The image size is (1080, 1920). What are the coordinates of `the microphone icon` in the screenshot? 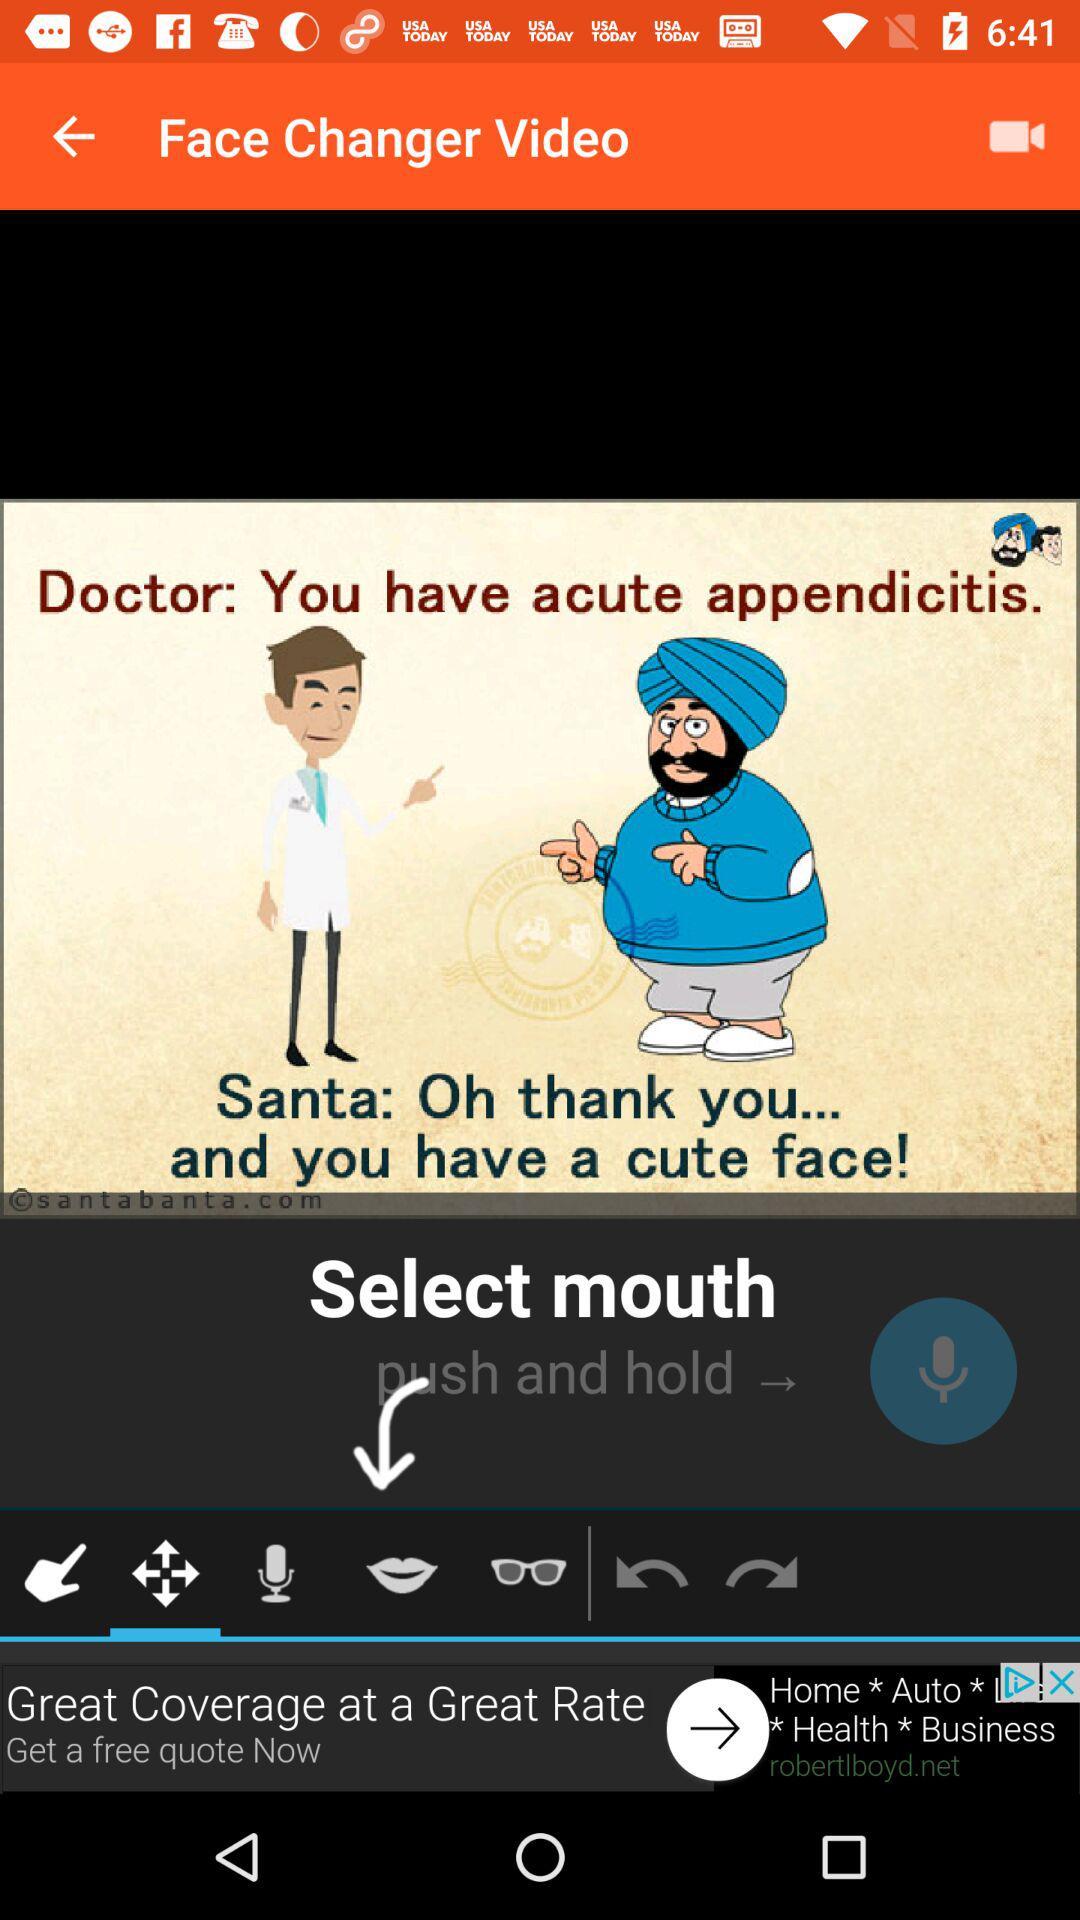 It's located at (275, 1572).